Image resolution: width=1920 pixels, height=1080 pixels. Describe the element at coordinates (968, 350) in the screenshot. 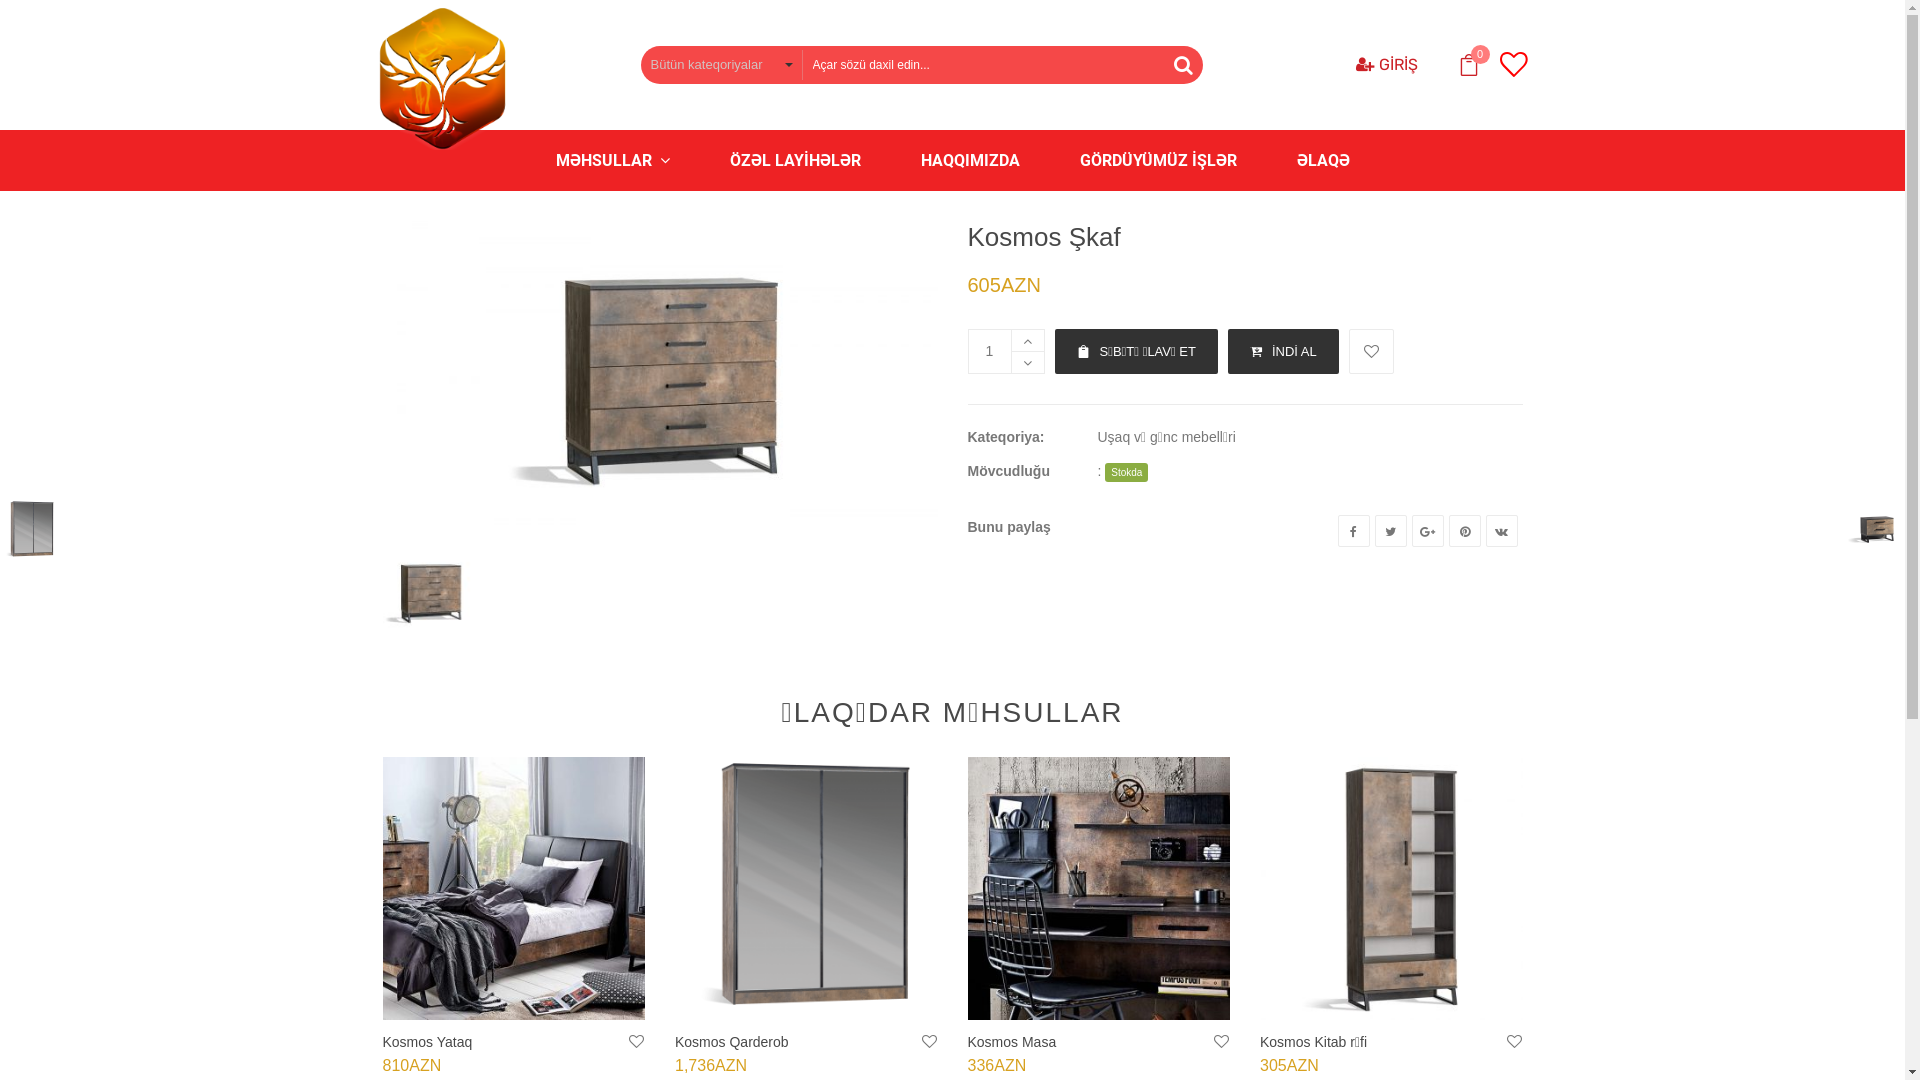

I see `'Miqdar'` at that location.